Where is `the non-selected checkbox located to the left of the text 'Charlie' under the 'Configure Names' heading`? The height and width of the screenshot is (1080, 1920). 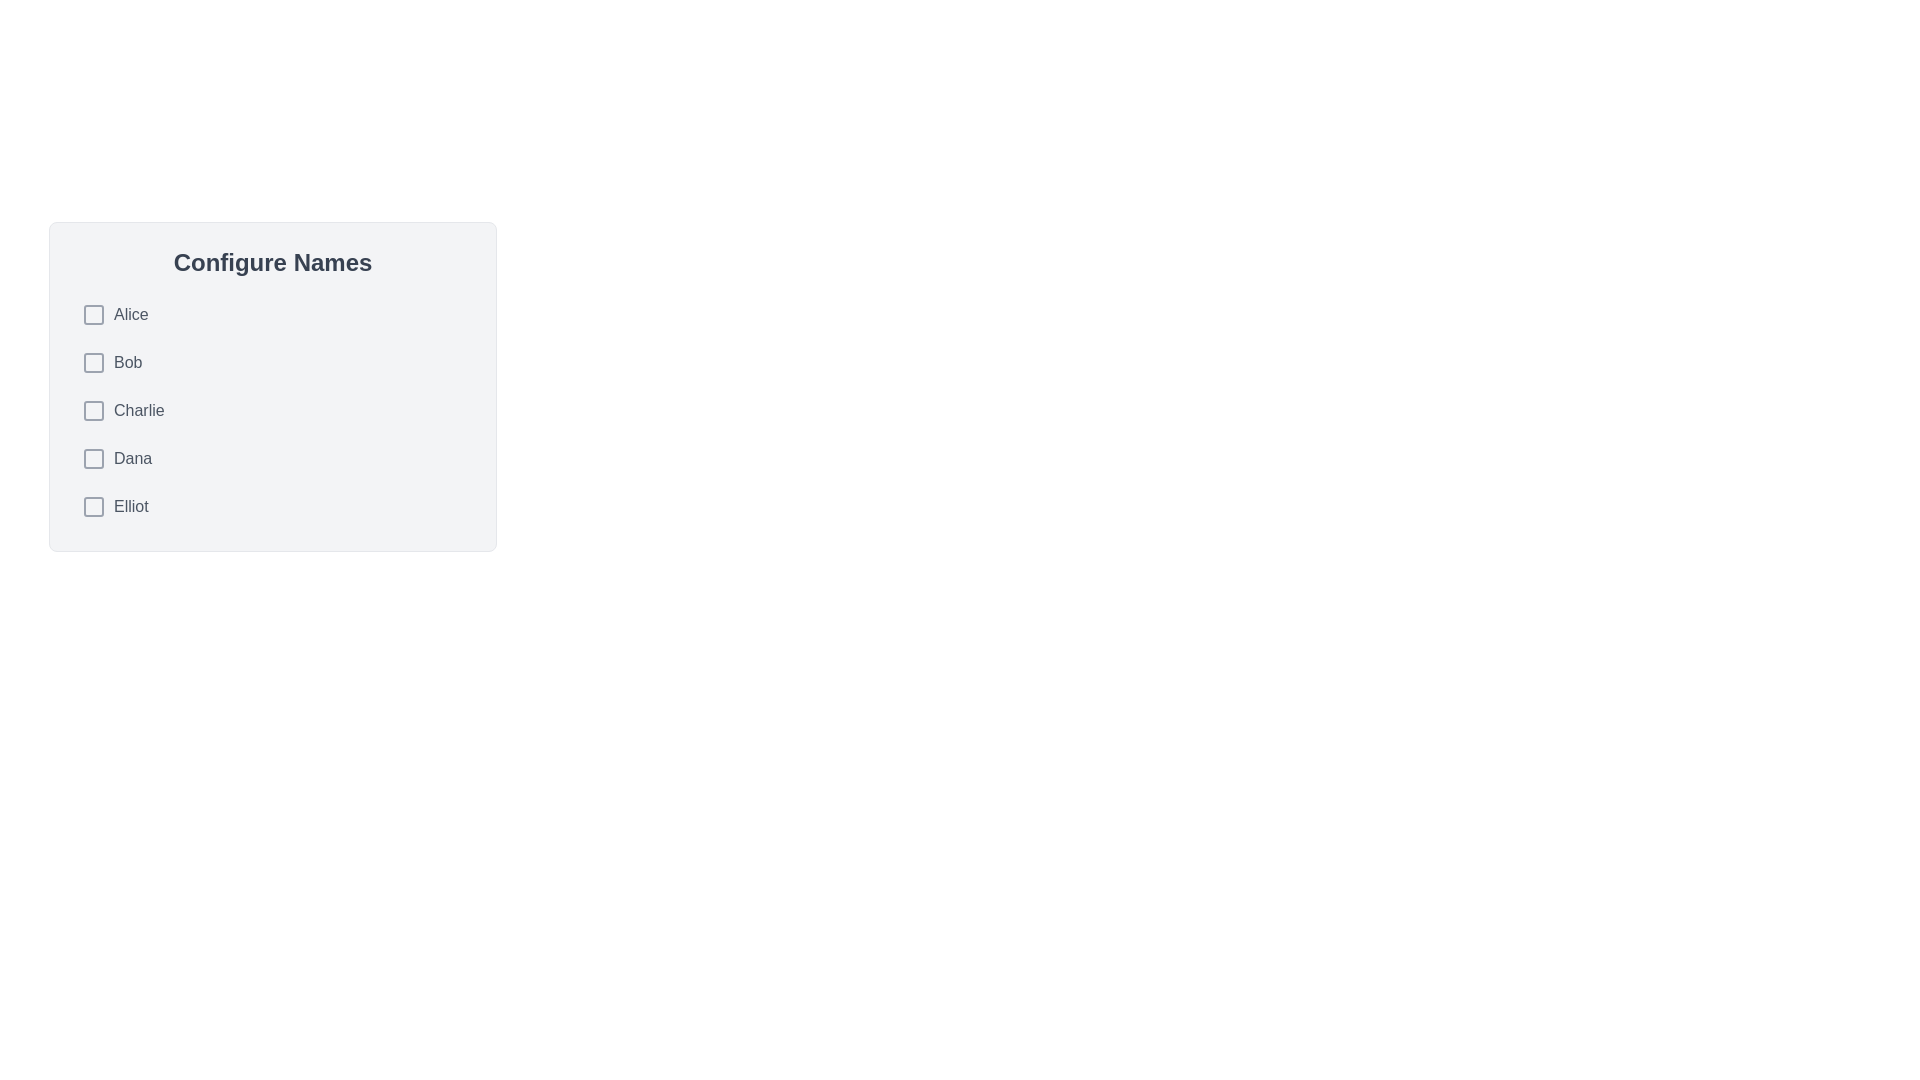 the non-selected checkbox located to the left of the text 'Charlie' under the 'Configure Names' heading is located at coordinates (93, 410).